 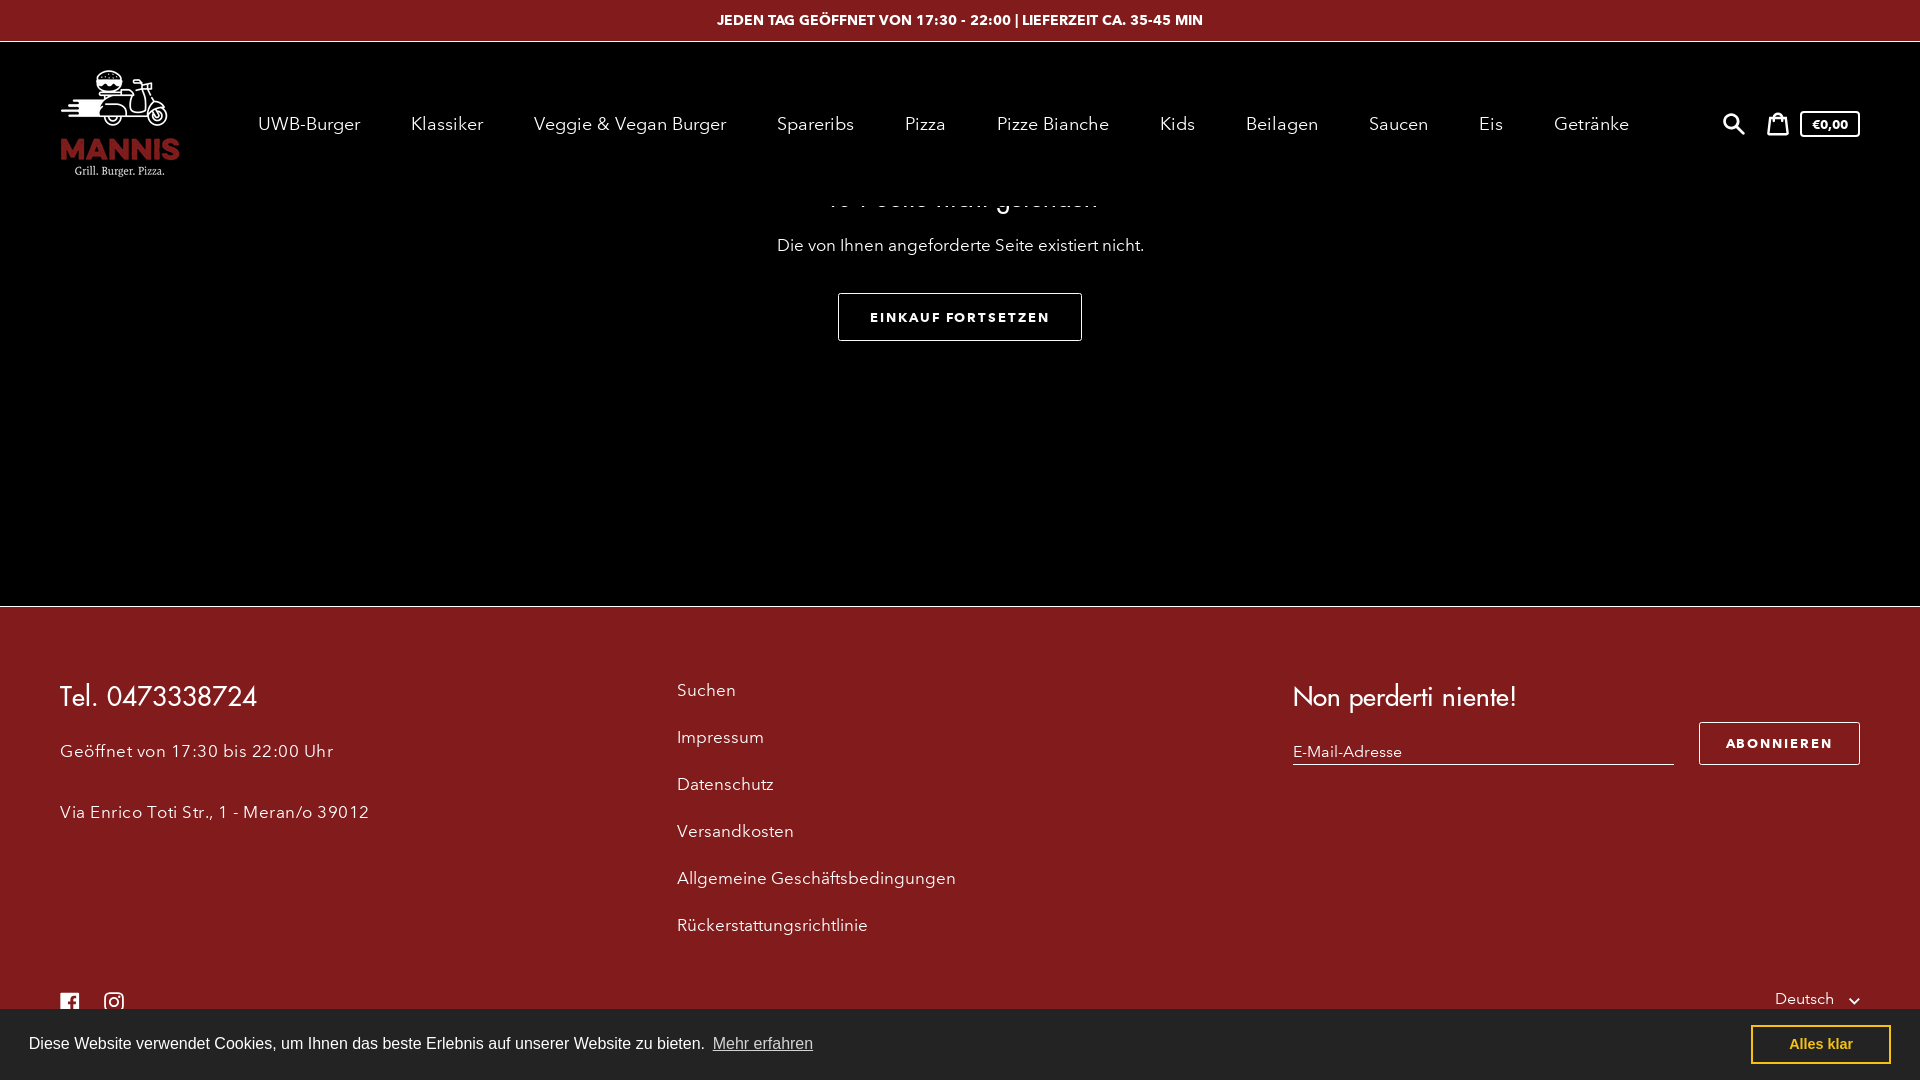 I want to click on 'UWB-Burger', so click(x=310, y=123).